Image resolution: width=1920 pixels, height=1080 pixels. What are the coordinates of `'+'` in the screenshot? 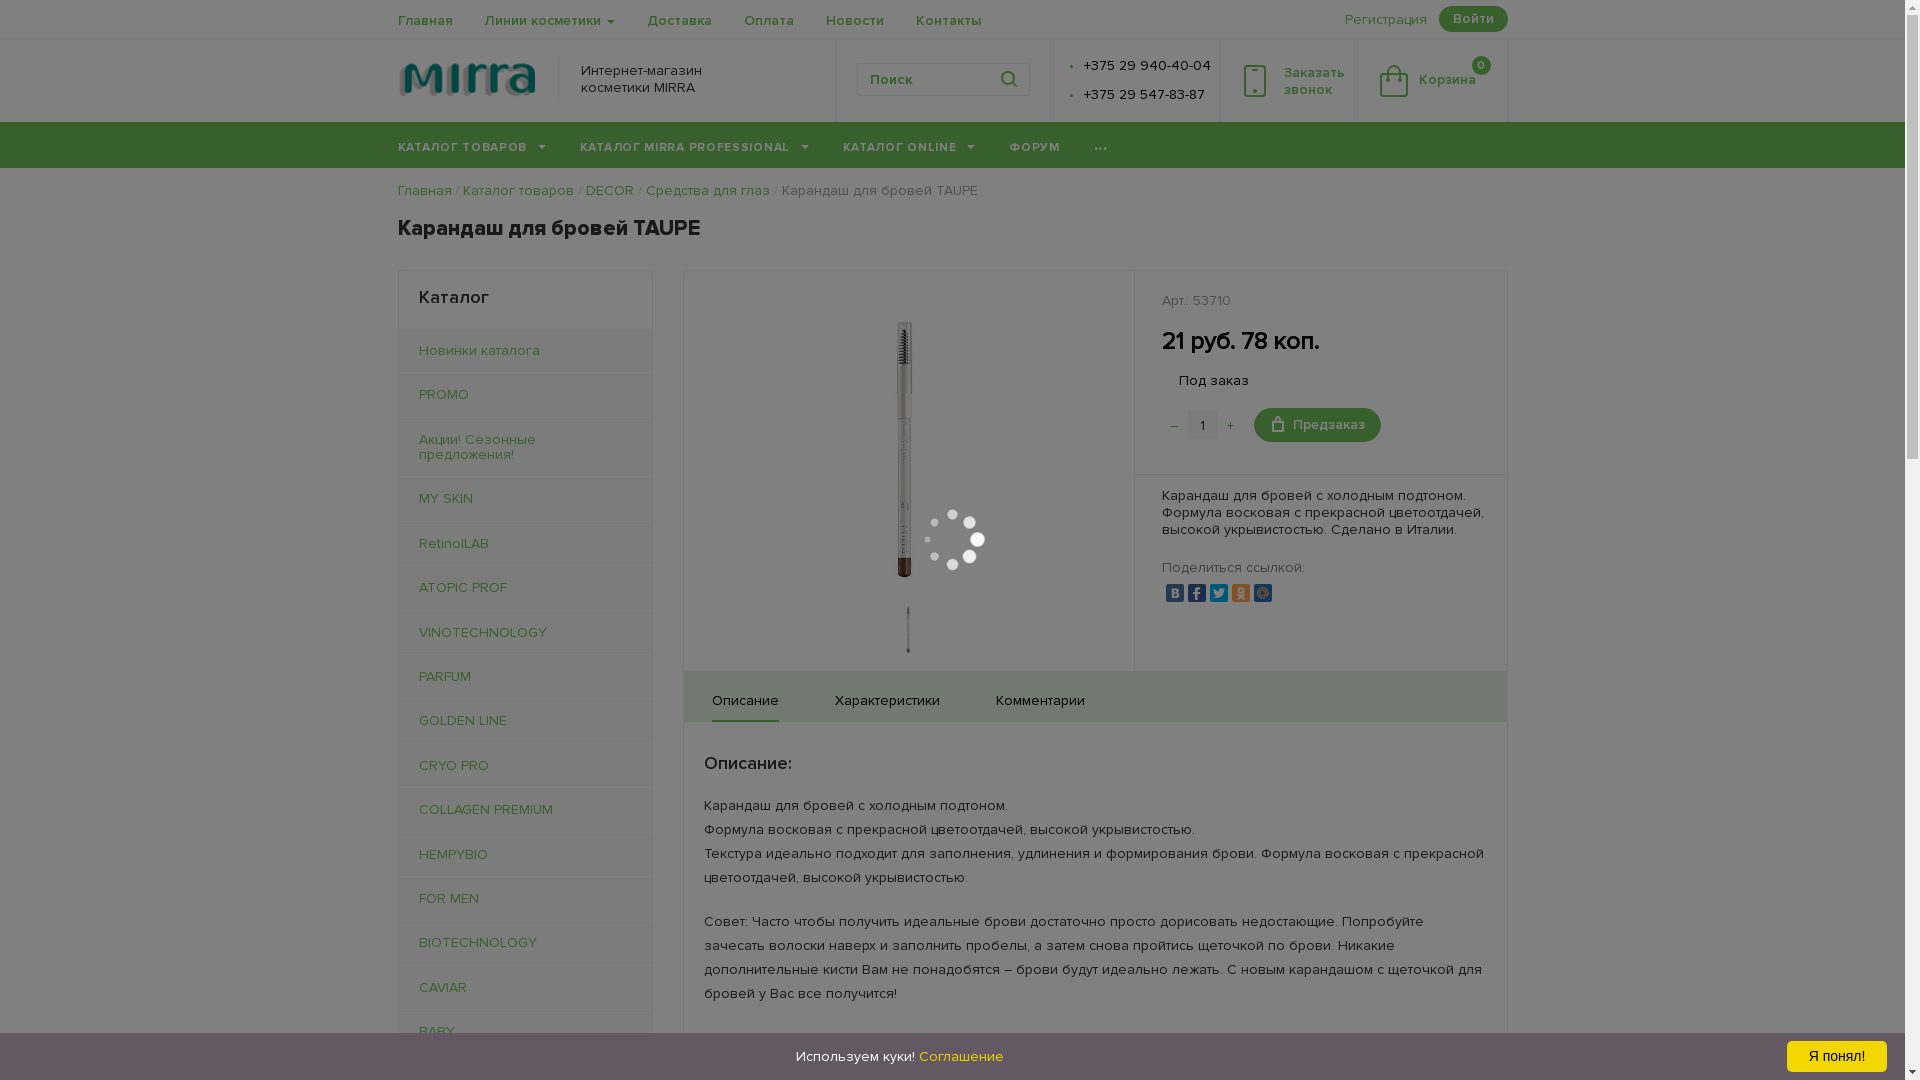 It's located at (1229, 423).